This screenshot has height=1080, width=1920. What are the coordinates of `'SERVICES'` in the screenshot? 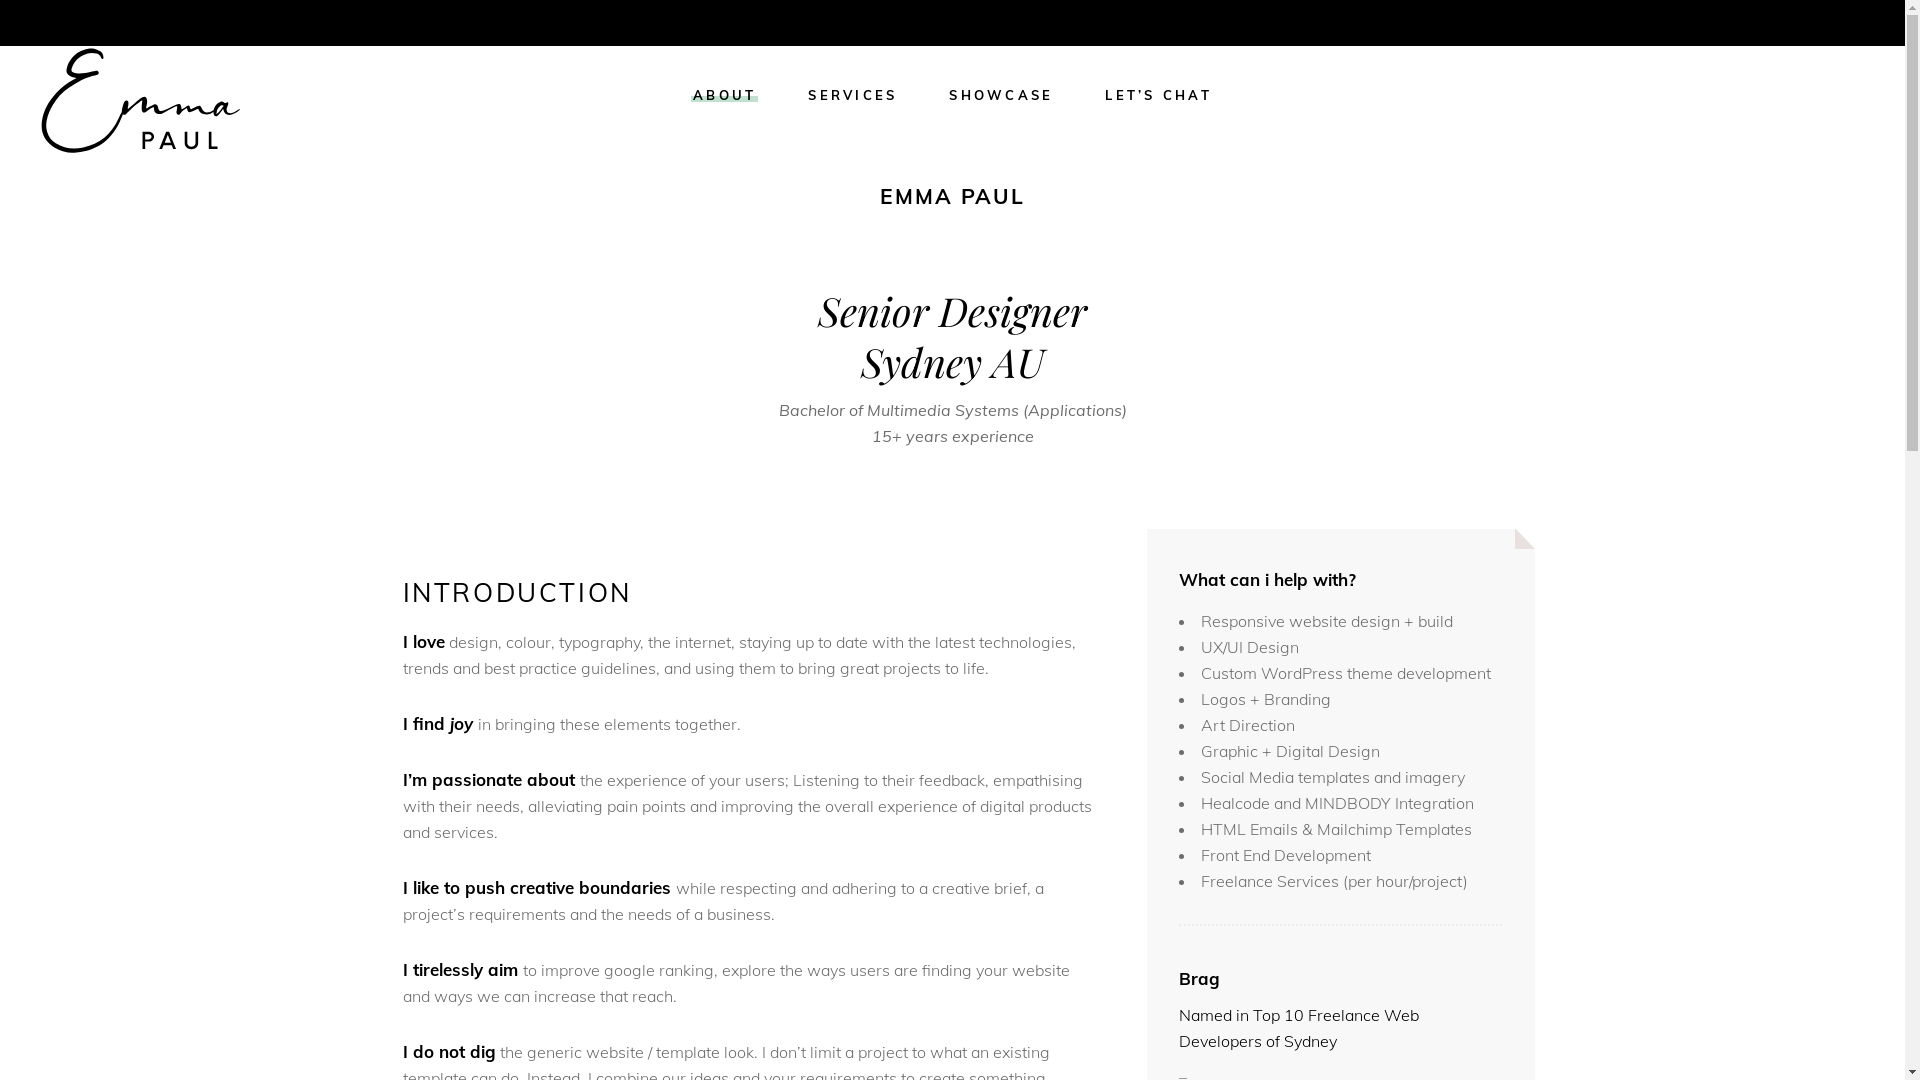 It's located at (852, 96).